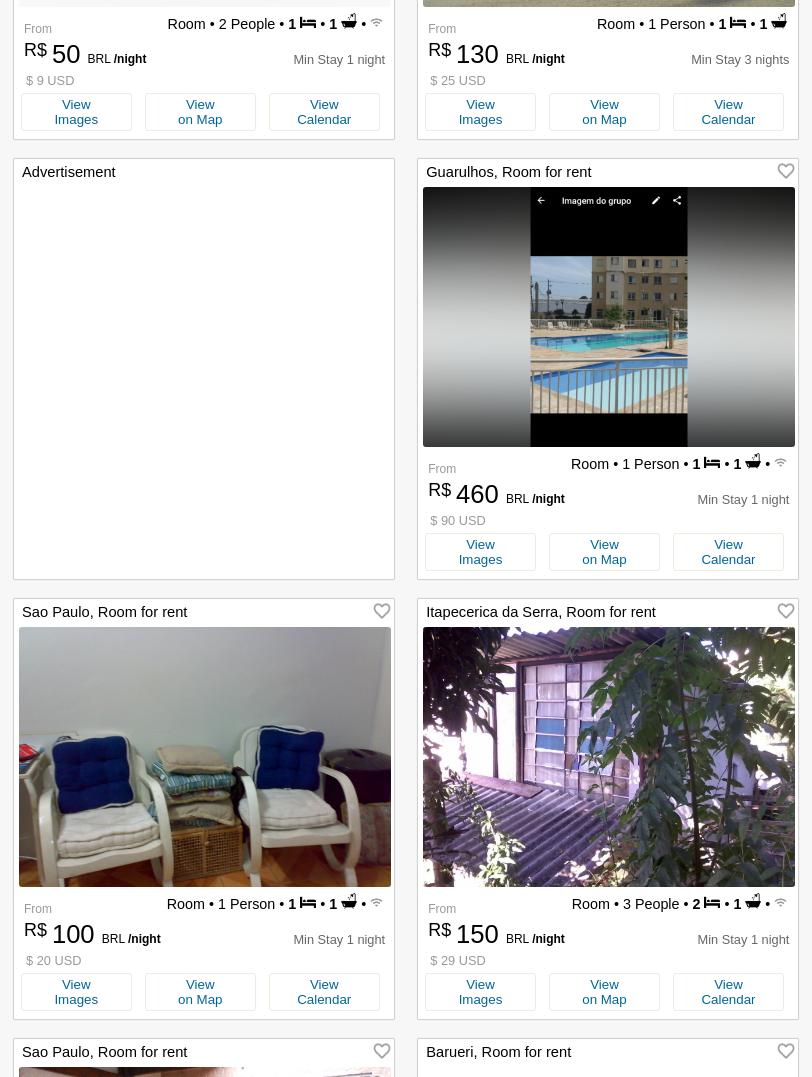 The image size is (812, 1077). Describe the element at coordinates (618, 904) in the screenshot. I see `'3 People
•'` at that location.